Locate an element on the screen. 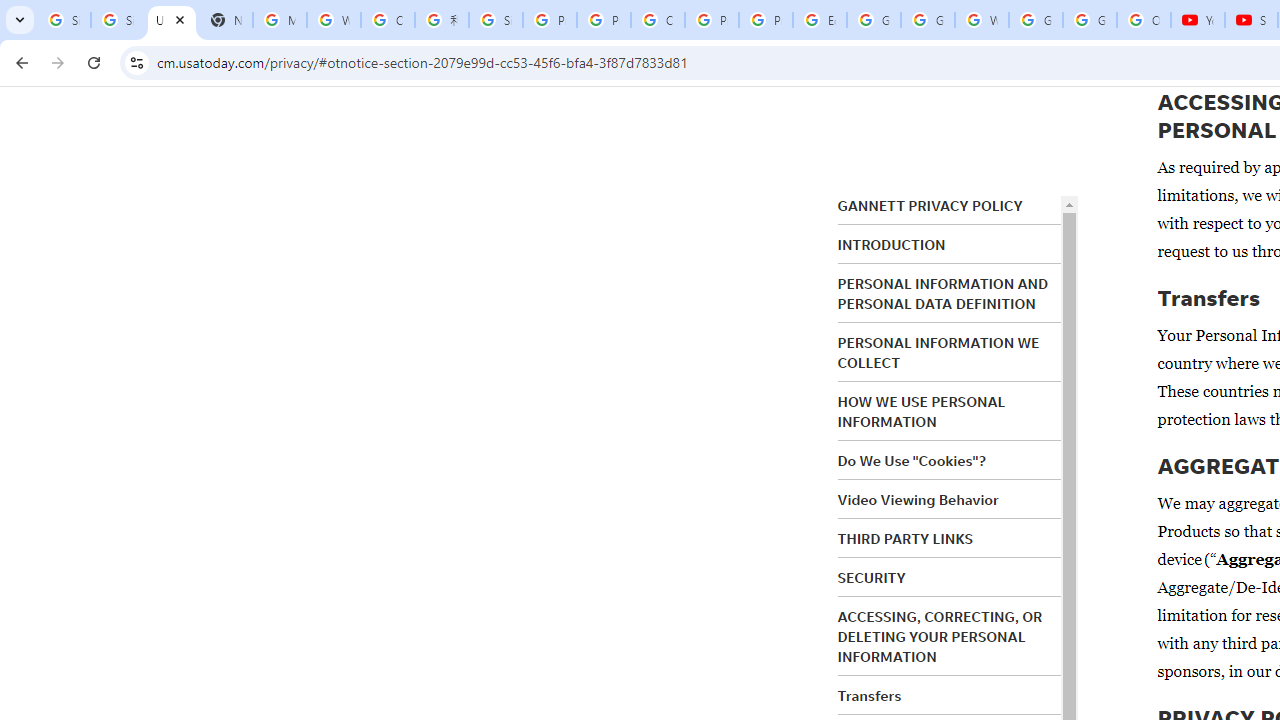  'Google Account' is located at coordinates (1088, 20).